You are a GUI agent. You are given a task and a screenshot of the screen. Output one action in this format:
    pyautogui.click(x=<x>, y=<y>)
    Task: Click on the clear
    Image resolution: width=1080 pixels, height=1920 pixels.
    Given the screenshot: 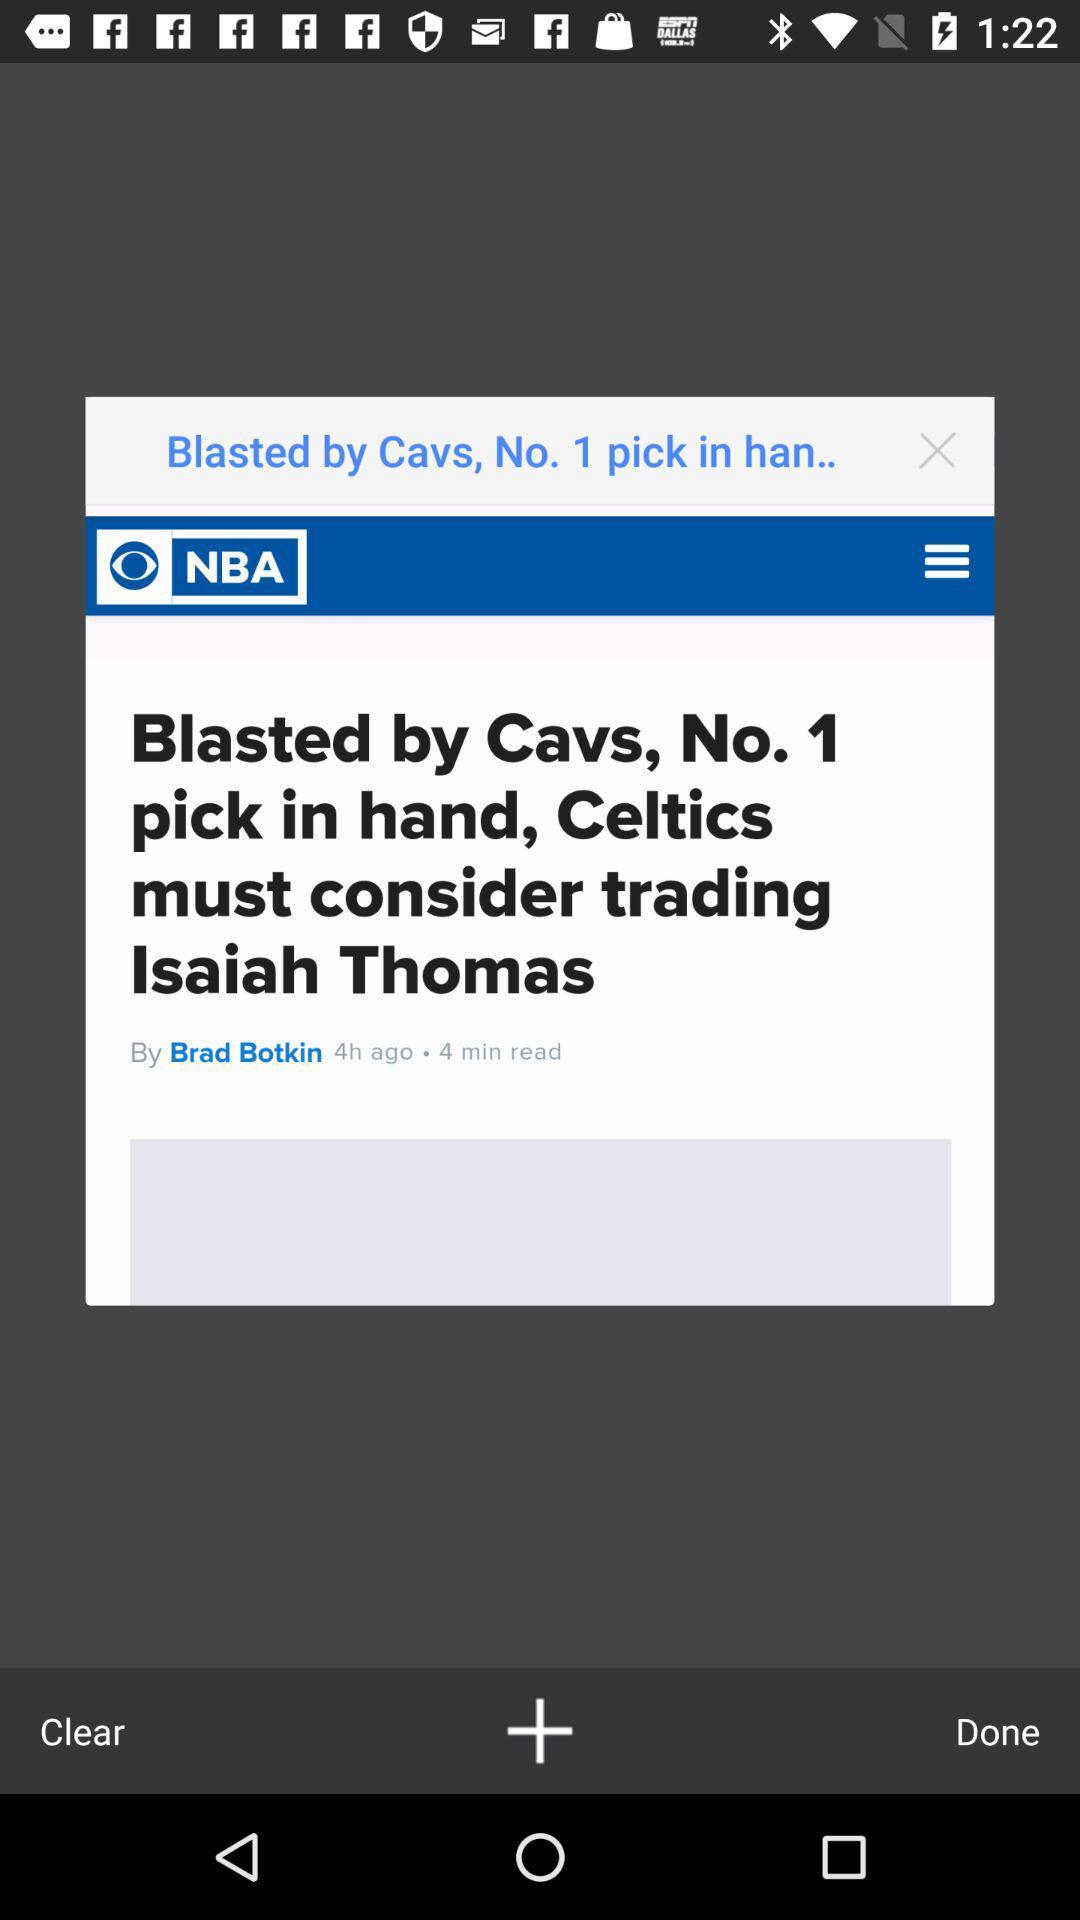 What is the action you would take?
    pyautogui.click(x=81, y=1730)
    